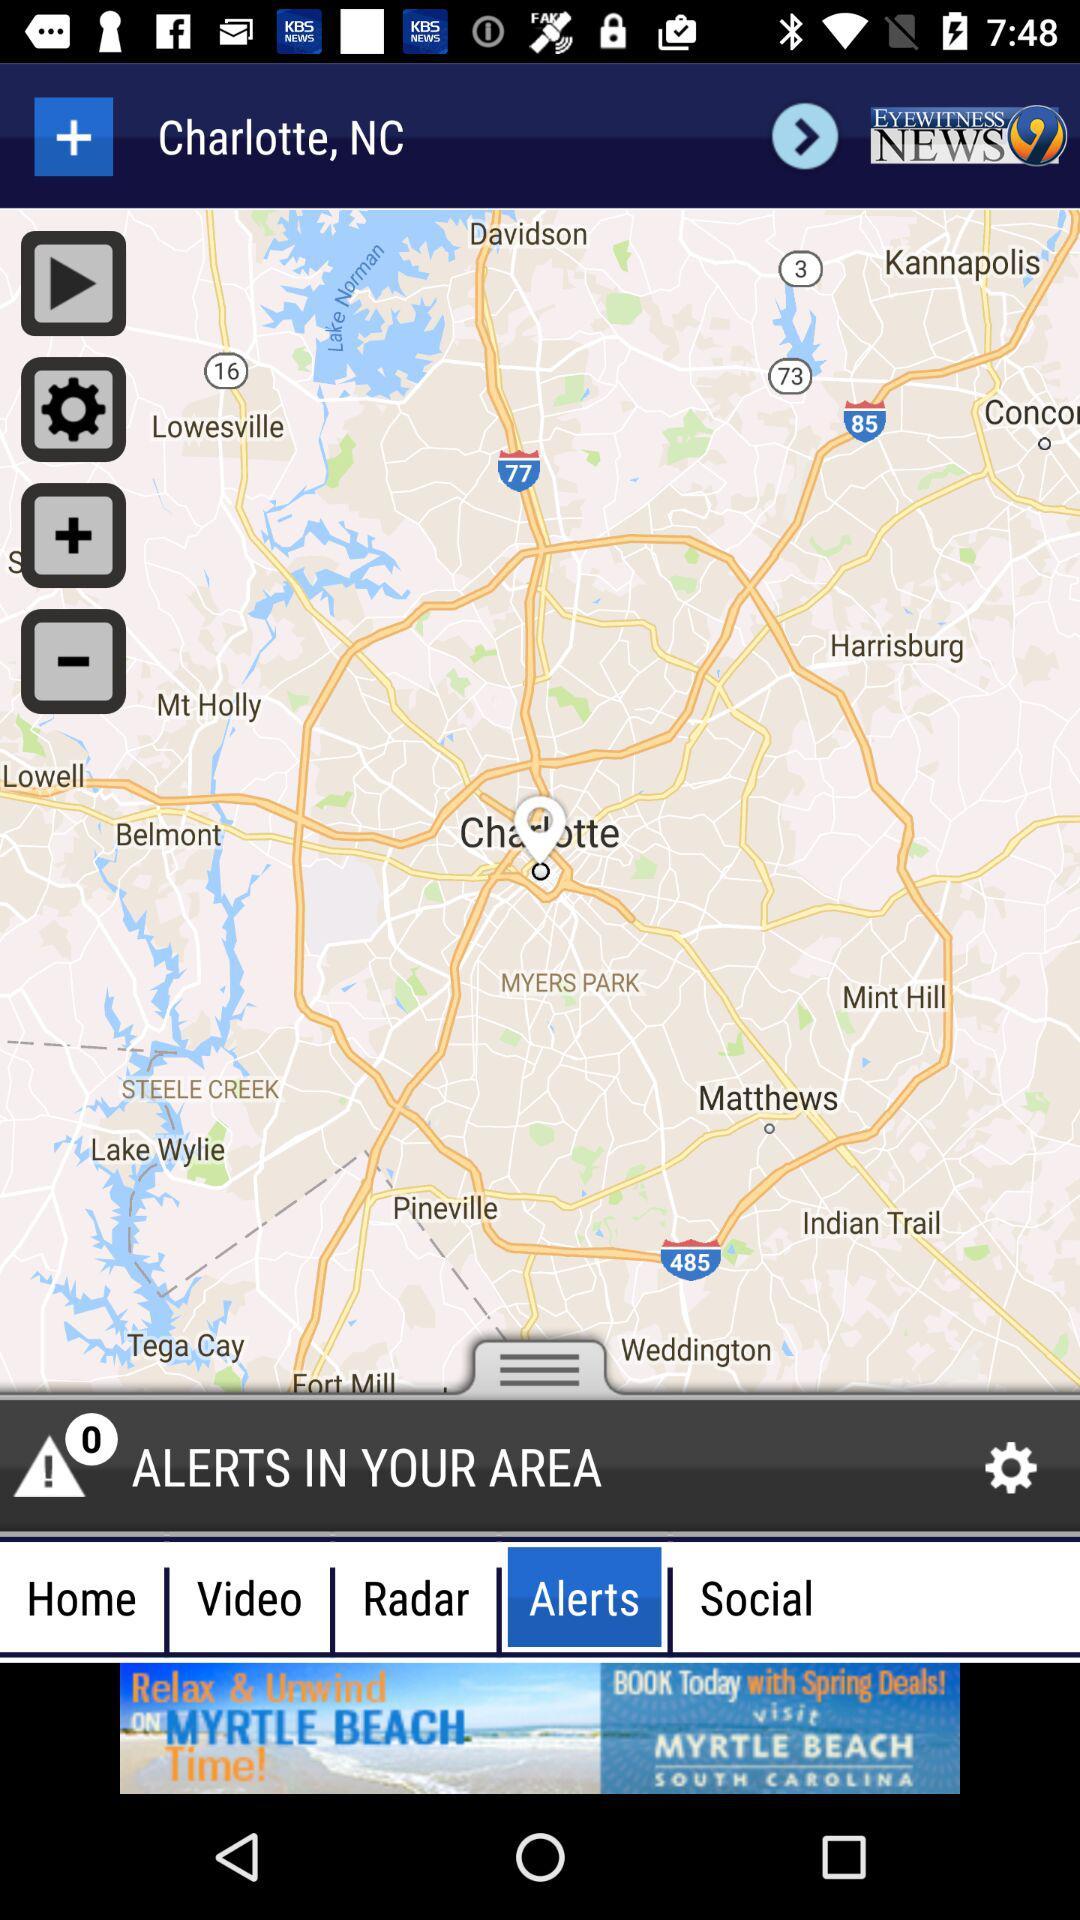 The image size is (1080, 1920). I want to click on previous, so click(804, 135).